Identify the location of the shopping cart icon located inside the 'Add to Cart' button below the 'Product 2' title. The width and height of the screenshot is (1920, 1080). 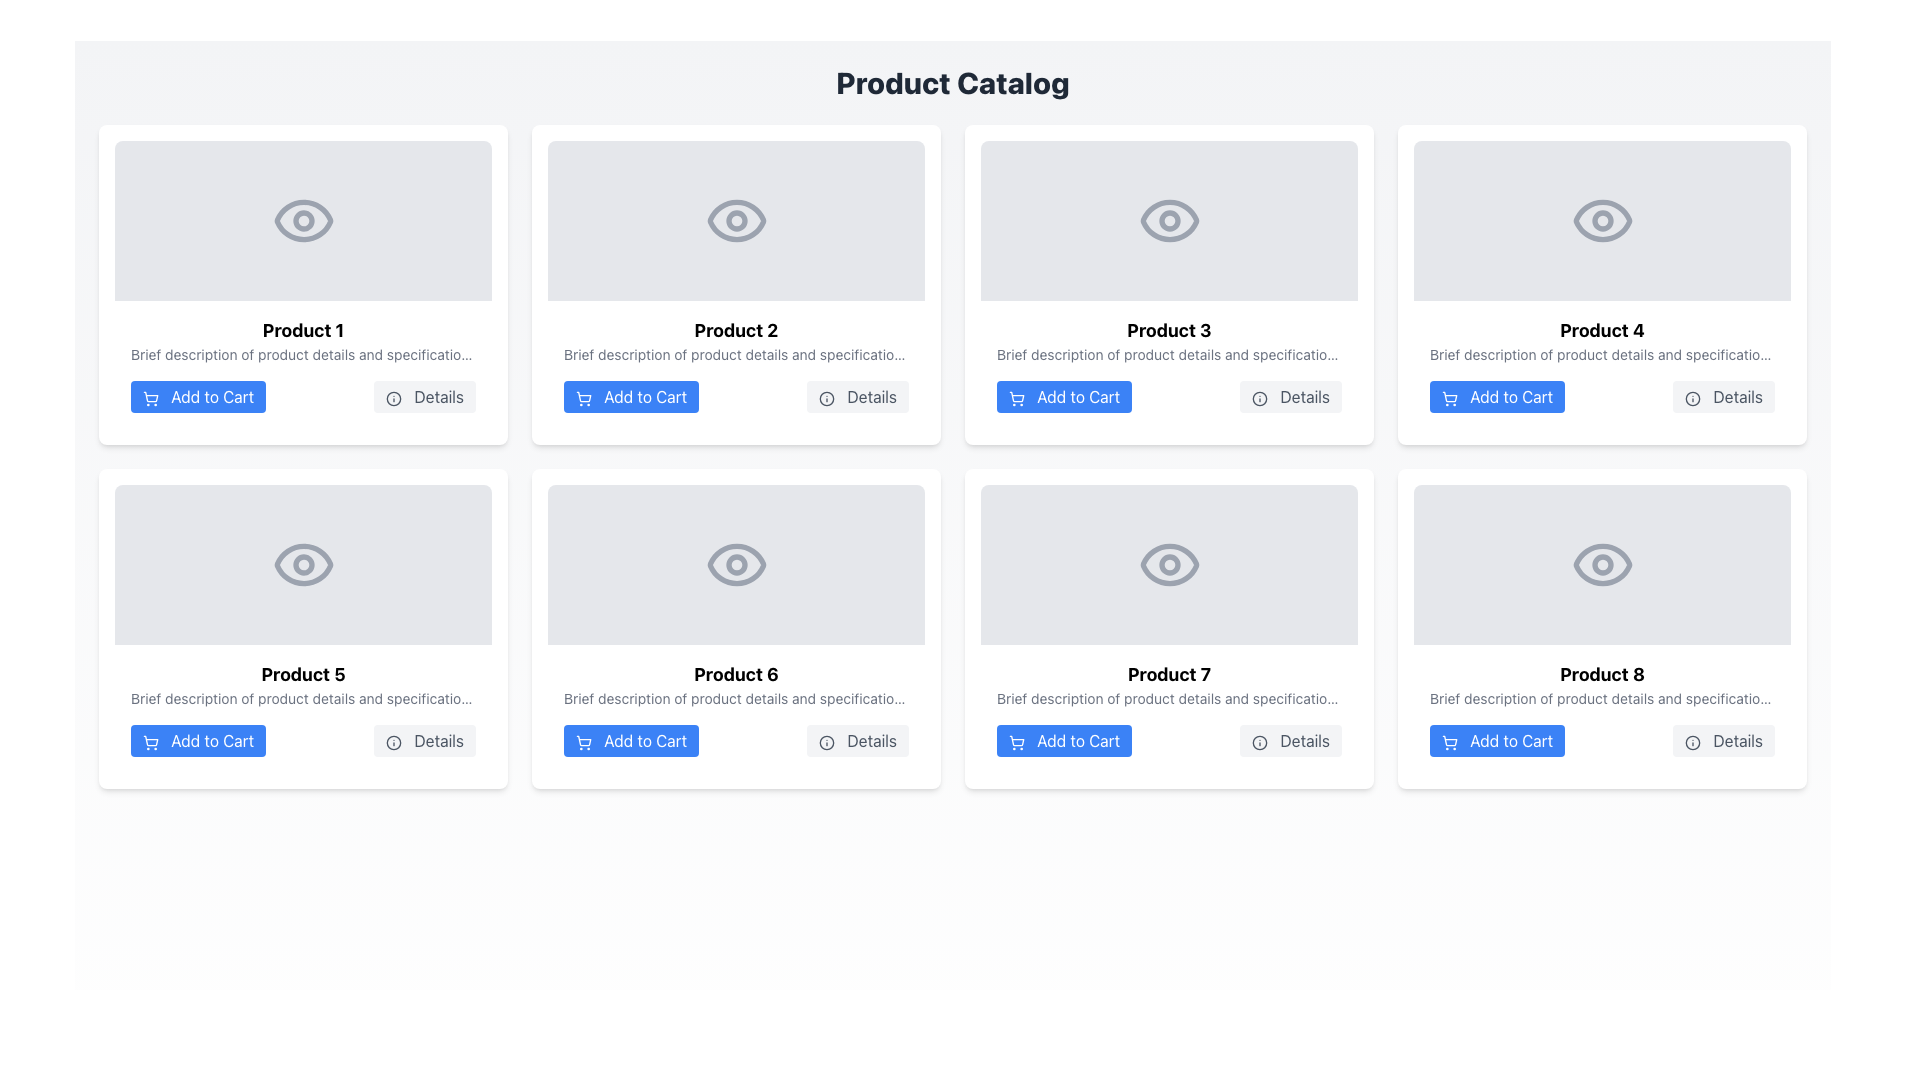
(583, 397).